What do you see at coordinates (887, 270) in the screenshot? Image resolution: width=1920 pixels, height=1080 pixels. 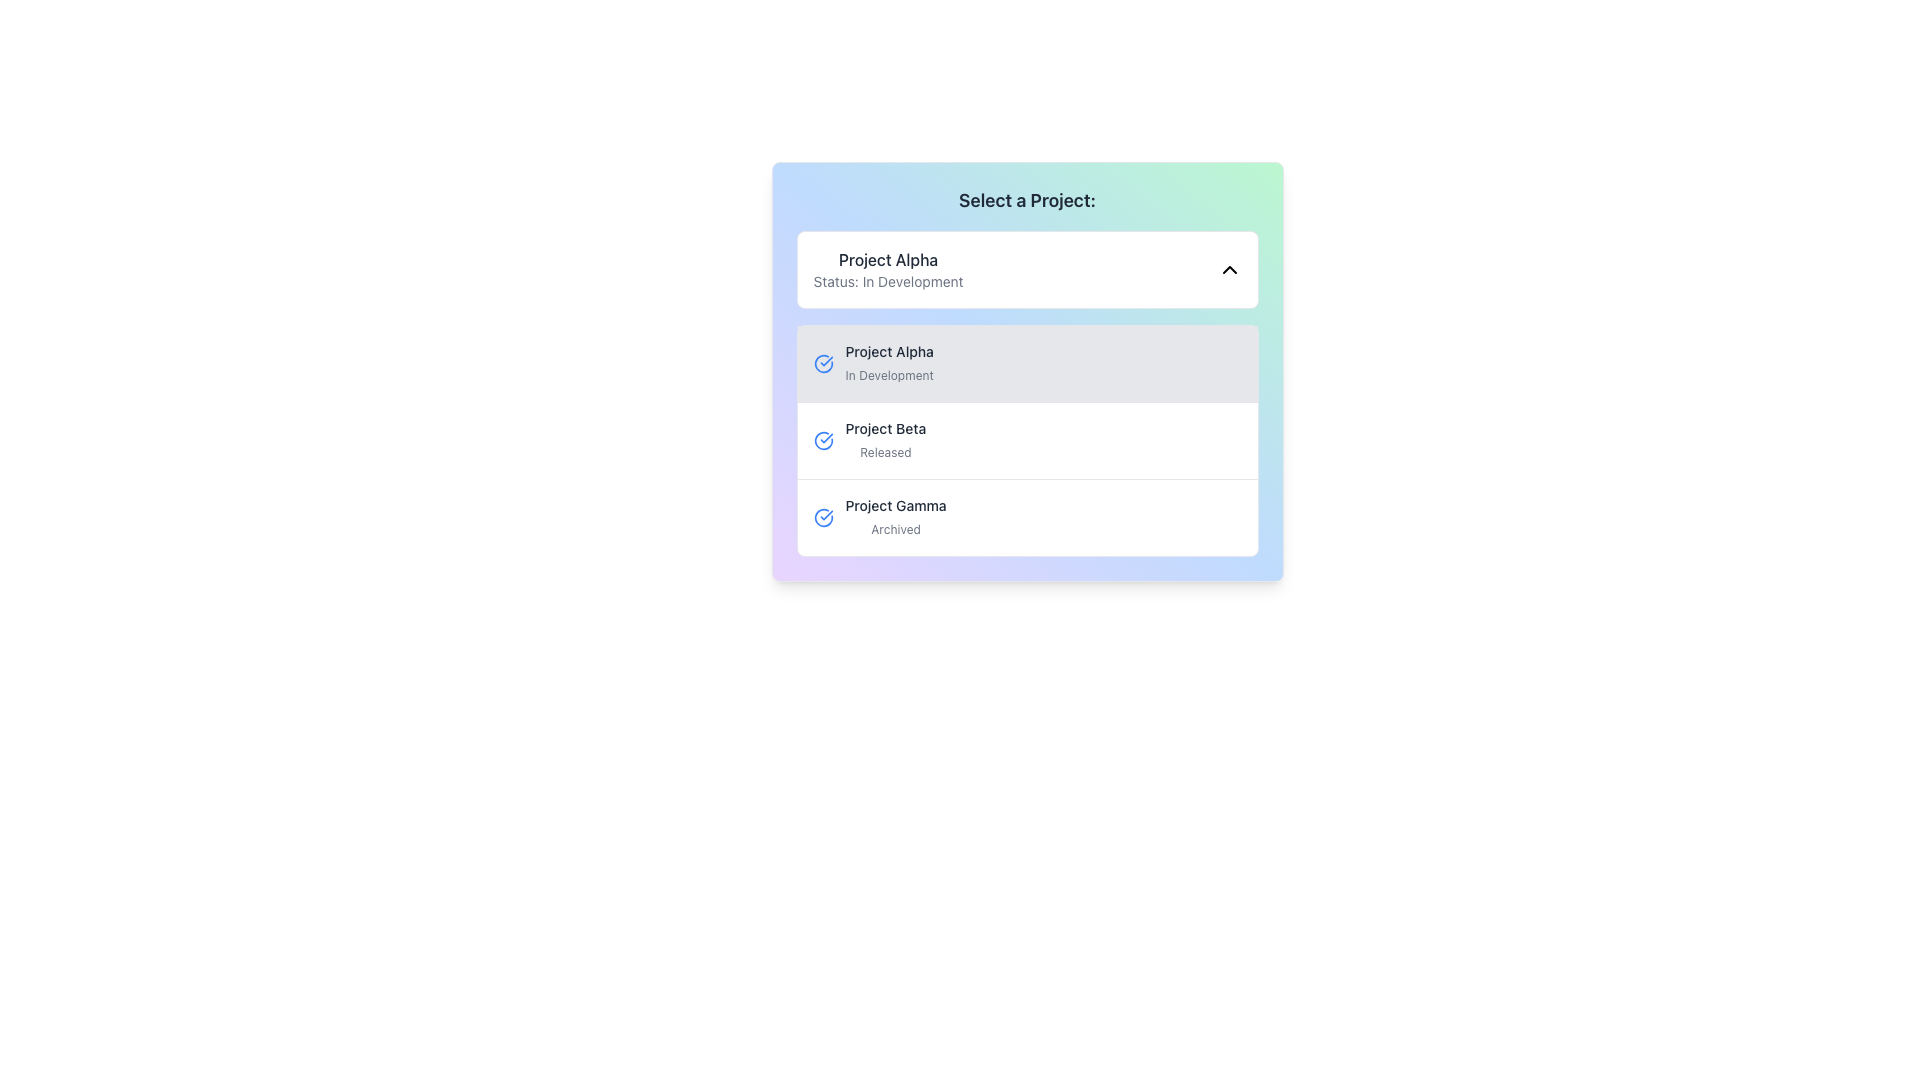 I see `the informative text block that displays 'Project Alpha' and 'Status: In Development', which is the first entry in the dropdown menu` at bounding box center [887, 270].